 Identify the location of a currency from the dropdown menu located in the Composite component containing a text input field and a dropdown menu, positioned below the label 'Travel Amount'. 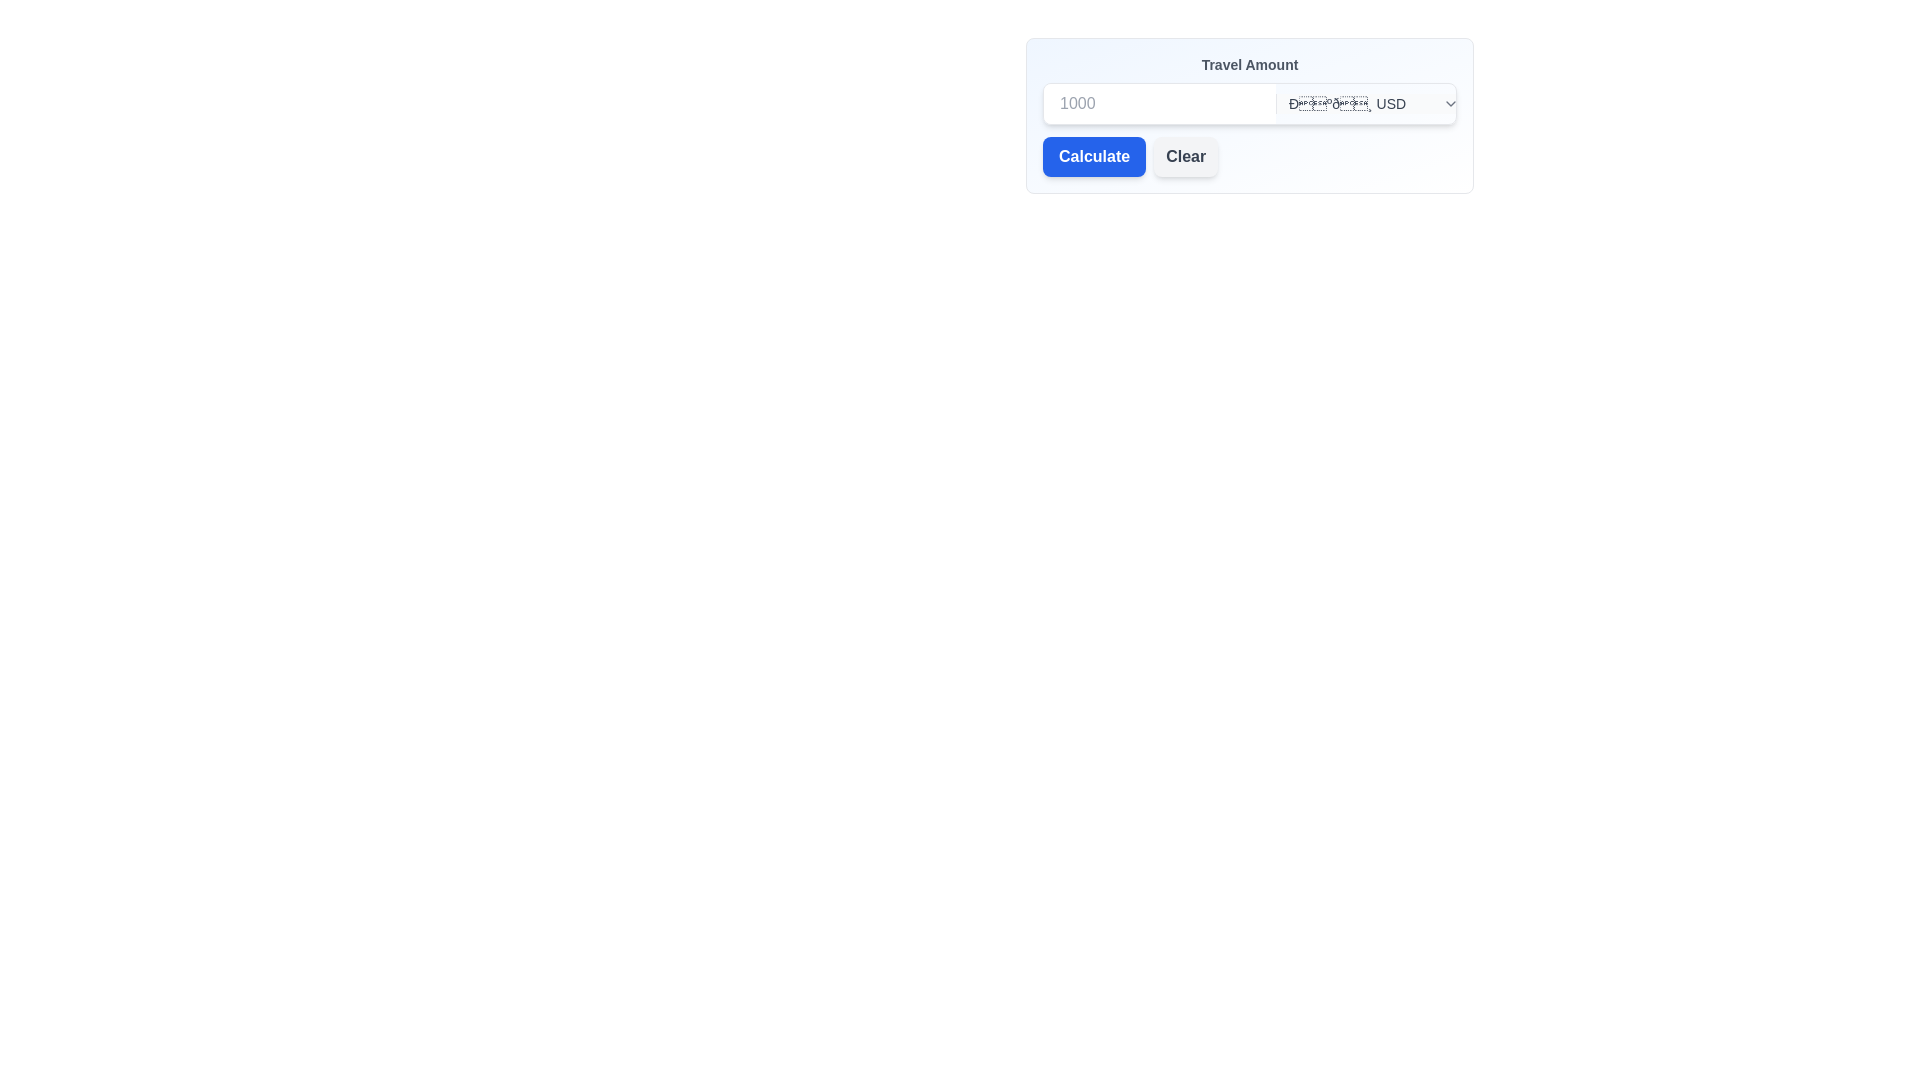
(1248, 104).